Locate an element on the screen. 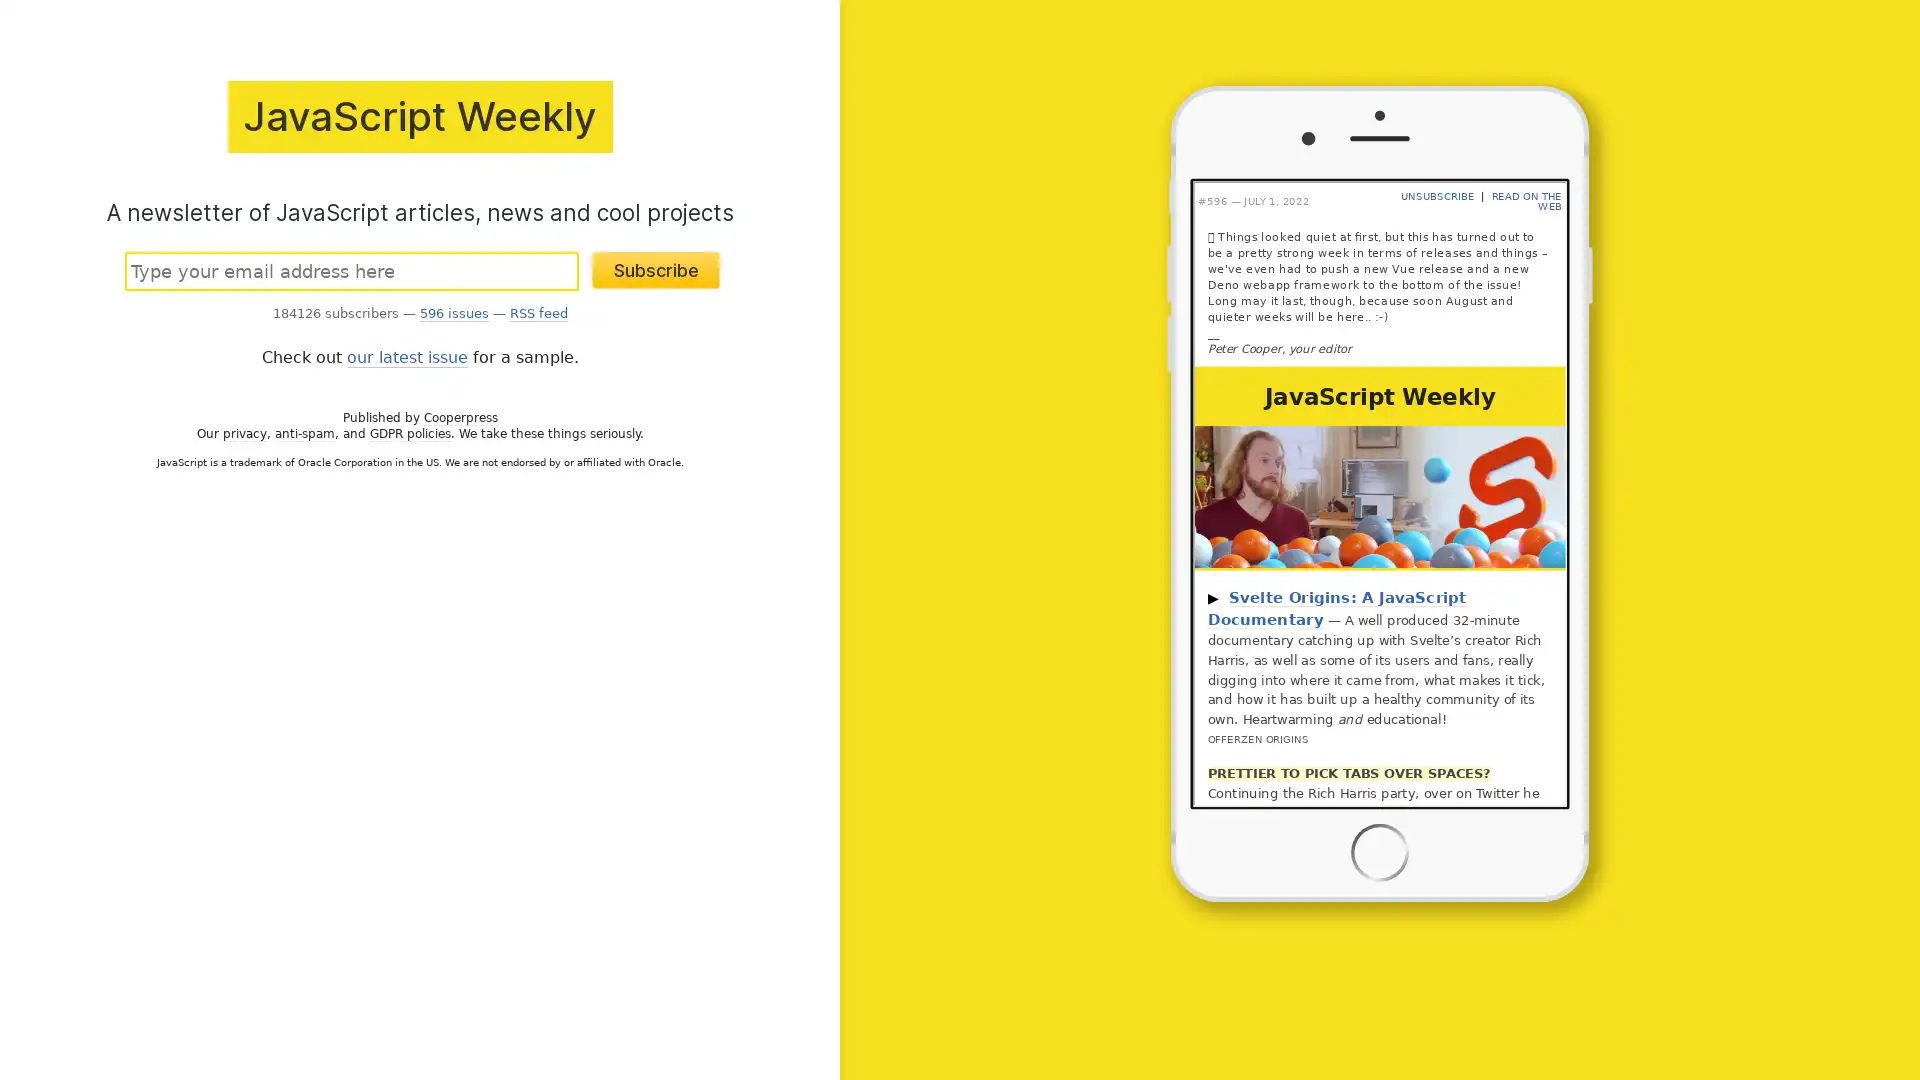 The height and width of the screenshot is (1080, 1920). Subscribe is located at coordinates (656, 268).